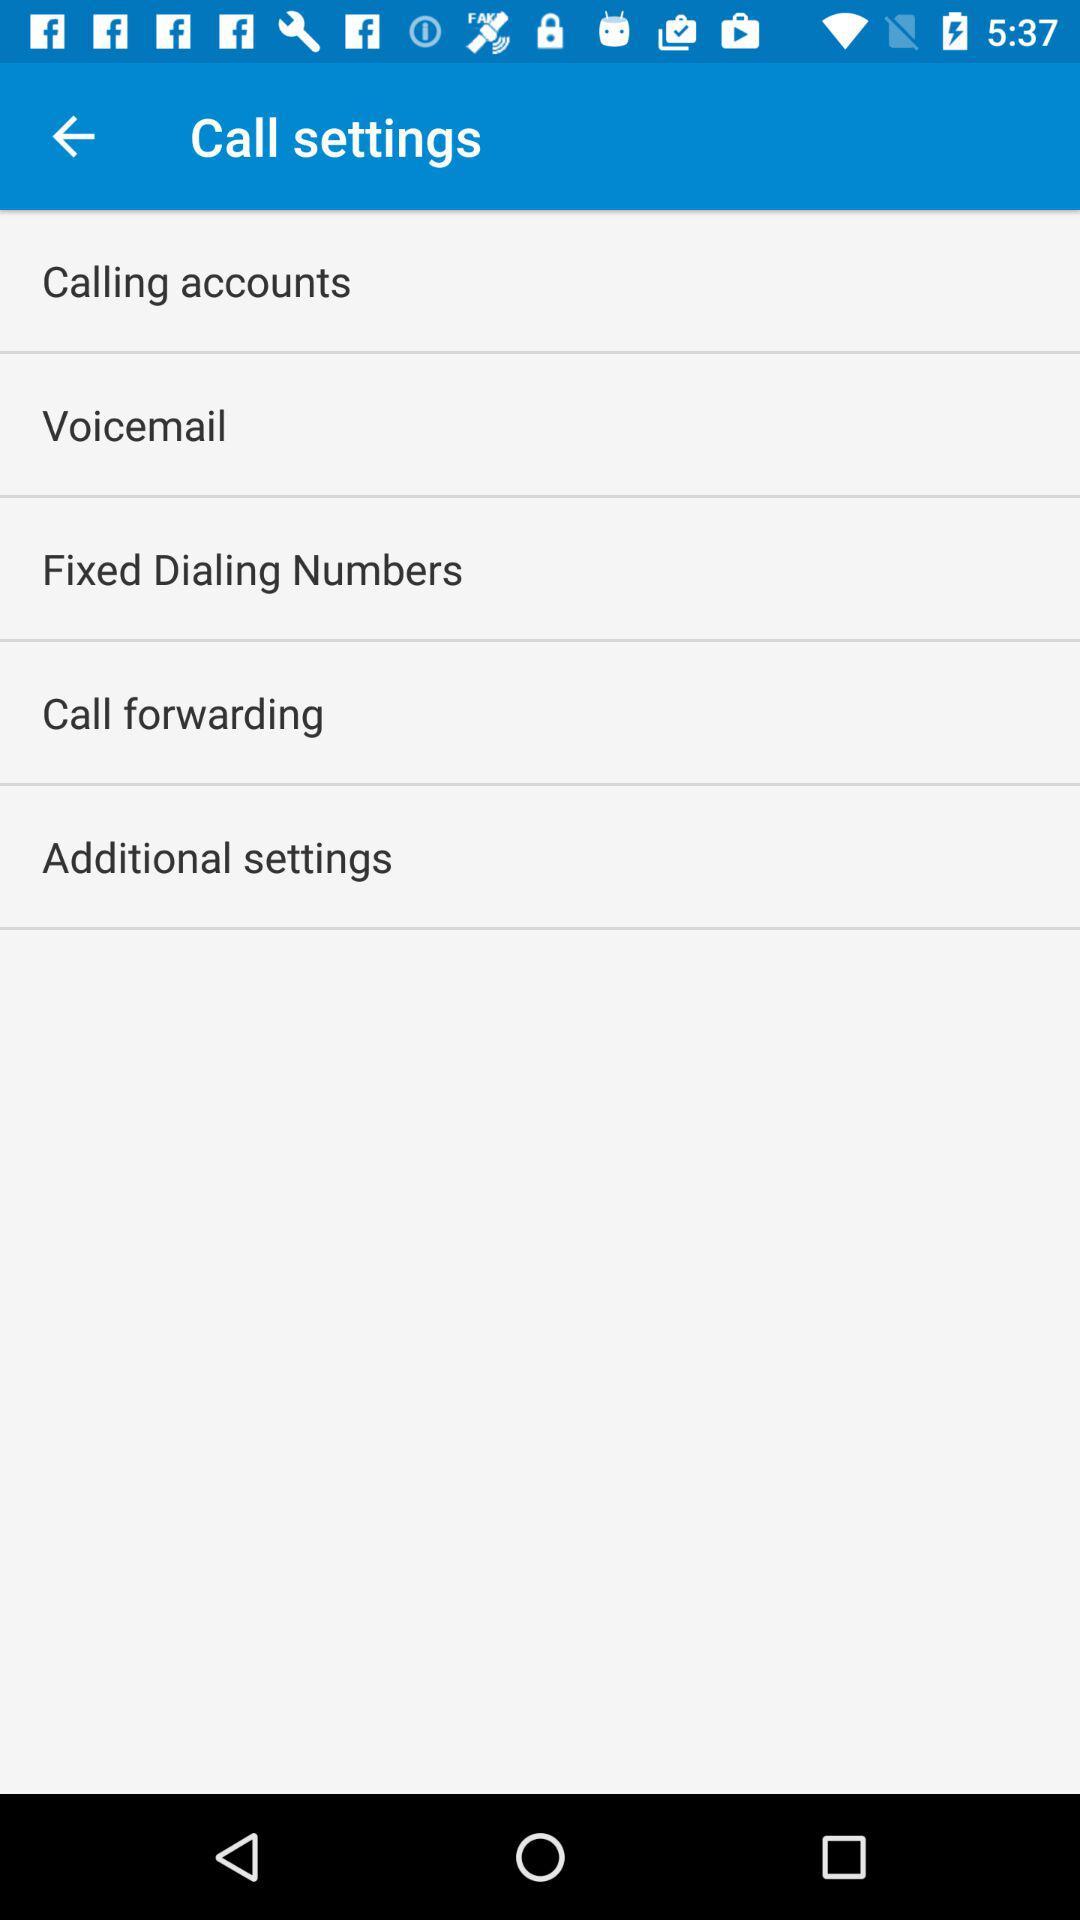 This screenshot has width=1080, height=1920. I want to click on the call forwarding app, so click(182, 712).